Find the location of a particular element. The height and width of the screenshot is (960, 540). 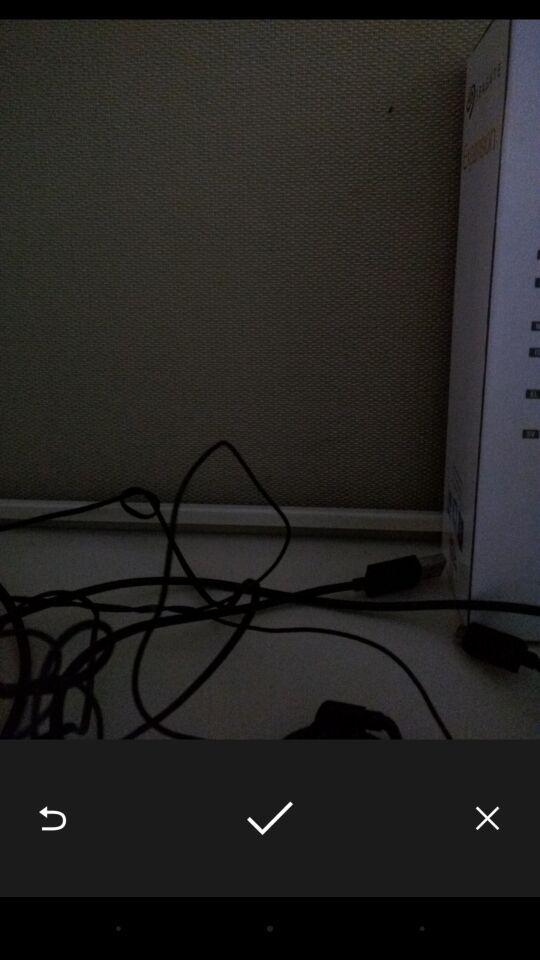

icon at the bottom left corner is located at coordinates (52, 818).